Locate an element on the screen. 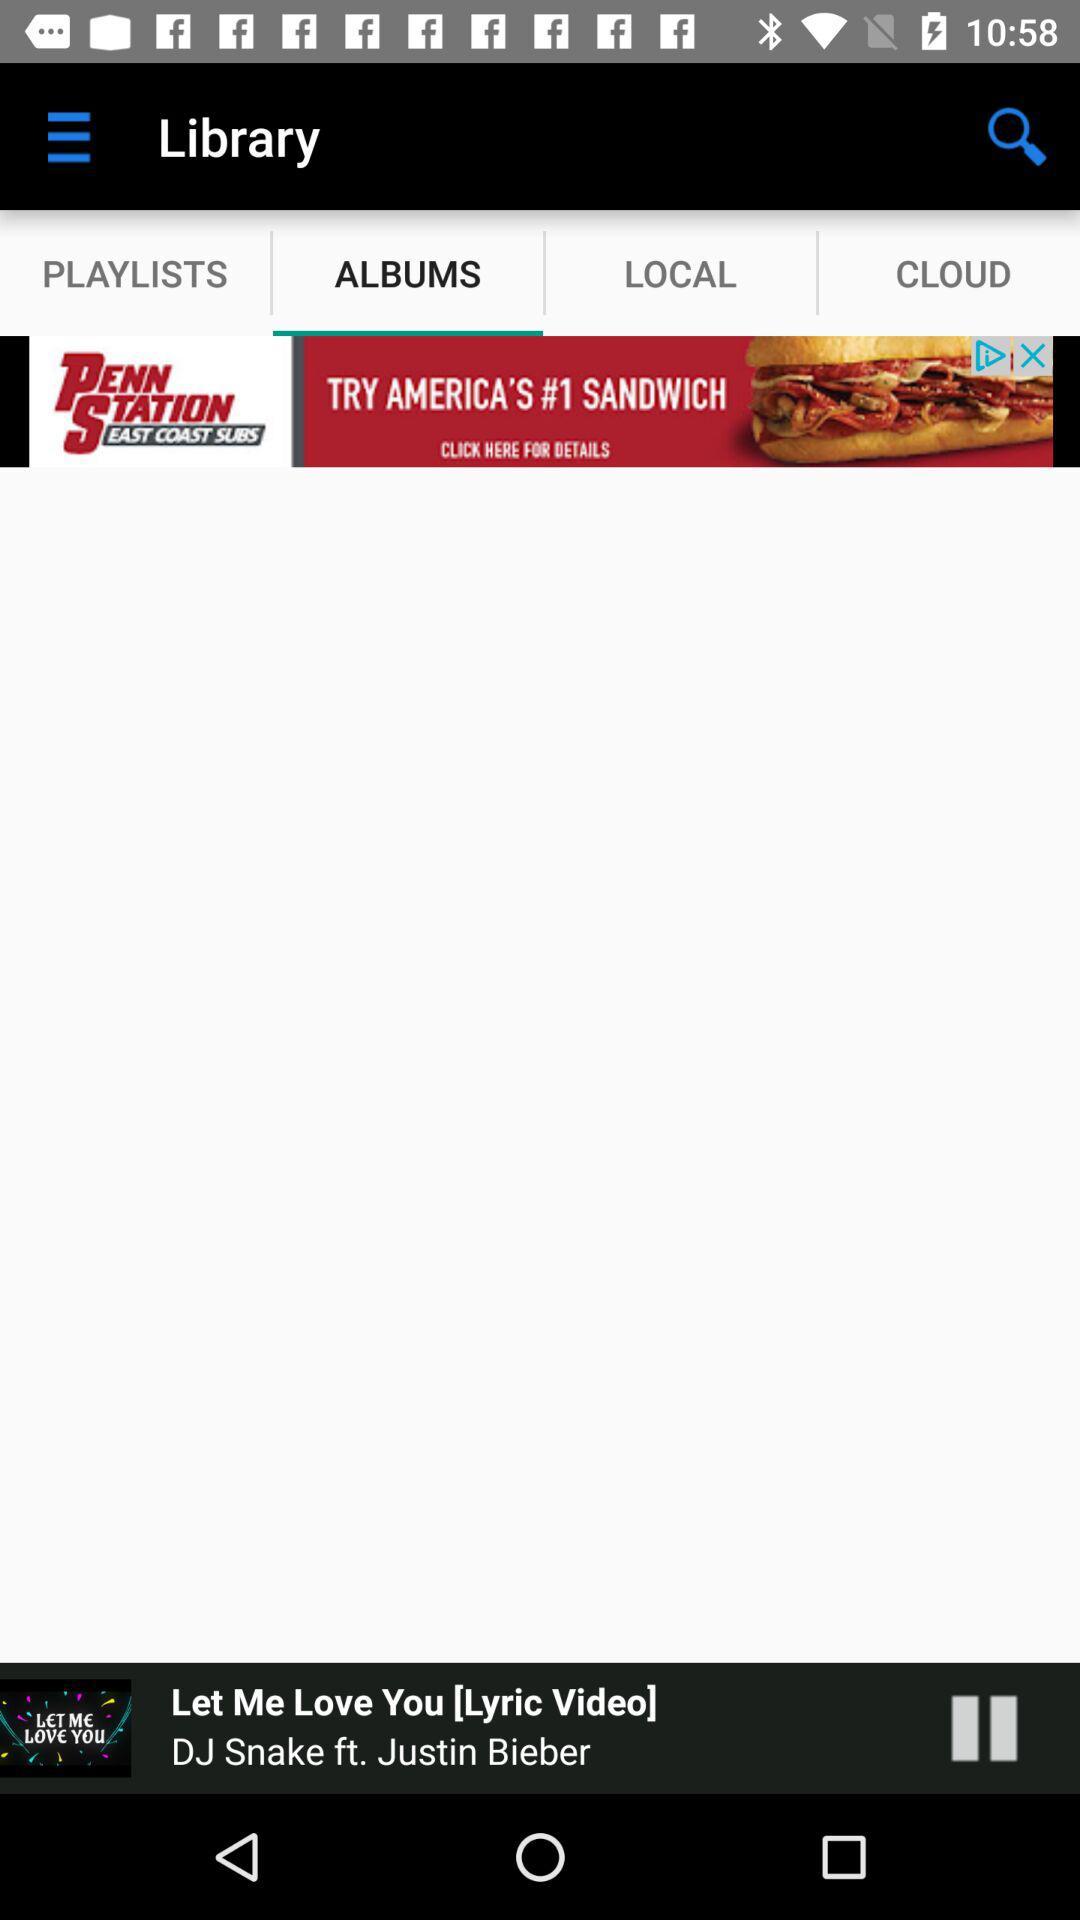 The image size is (1080, 1920). the pause icon is located at coordinates (1004, 1727).